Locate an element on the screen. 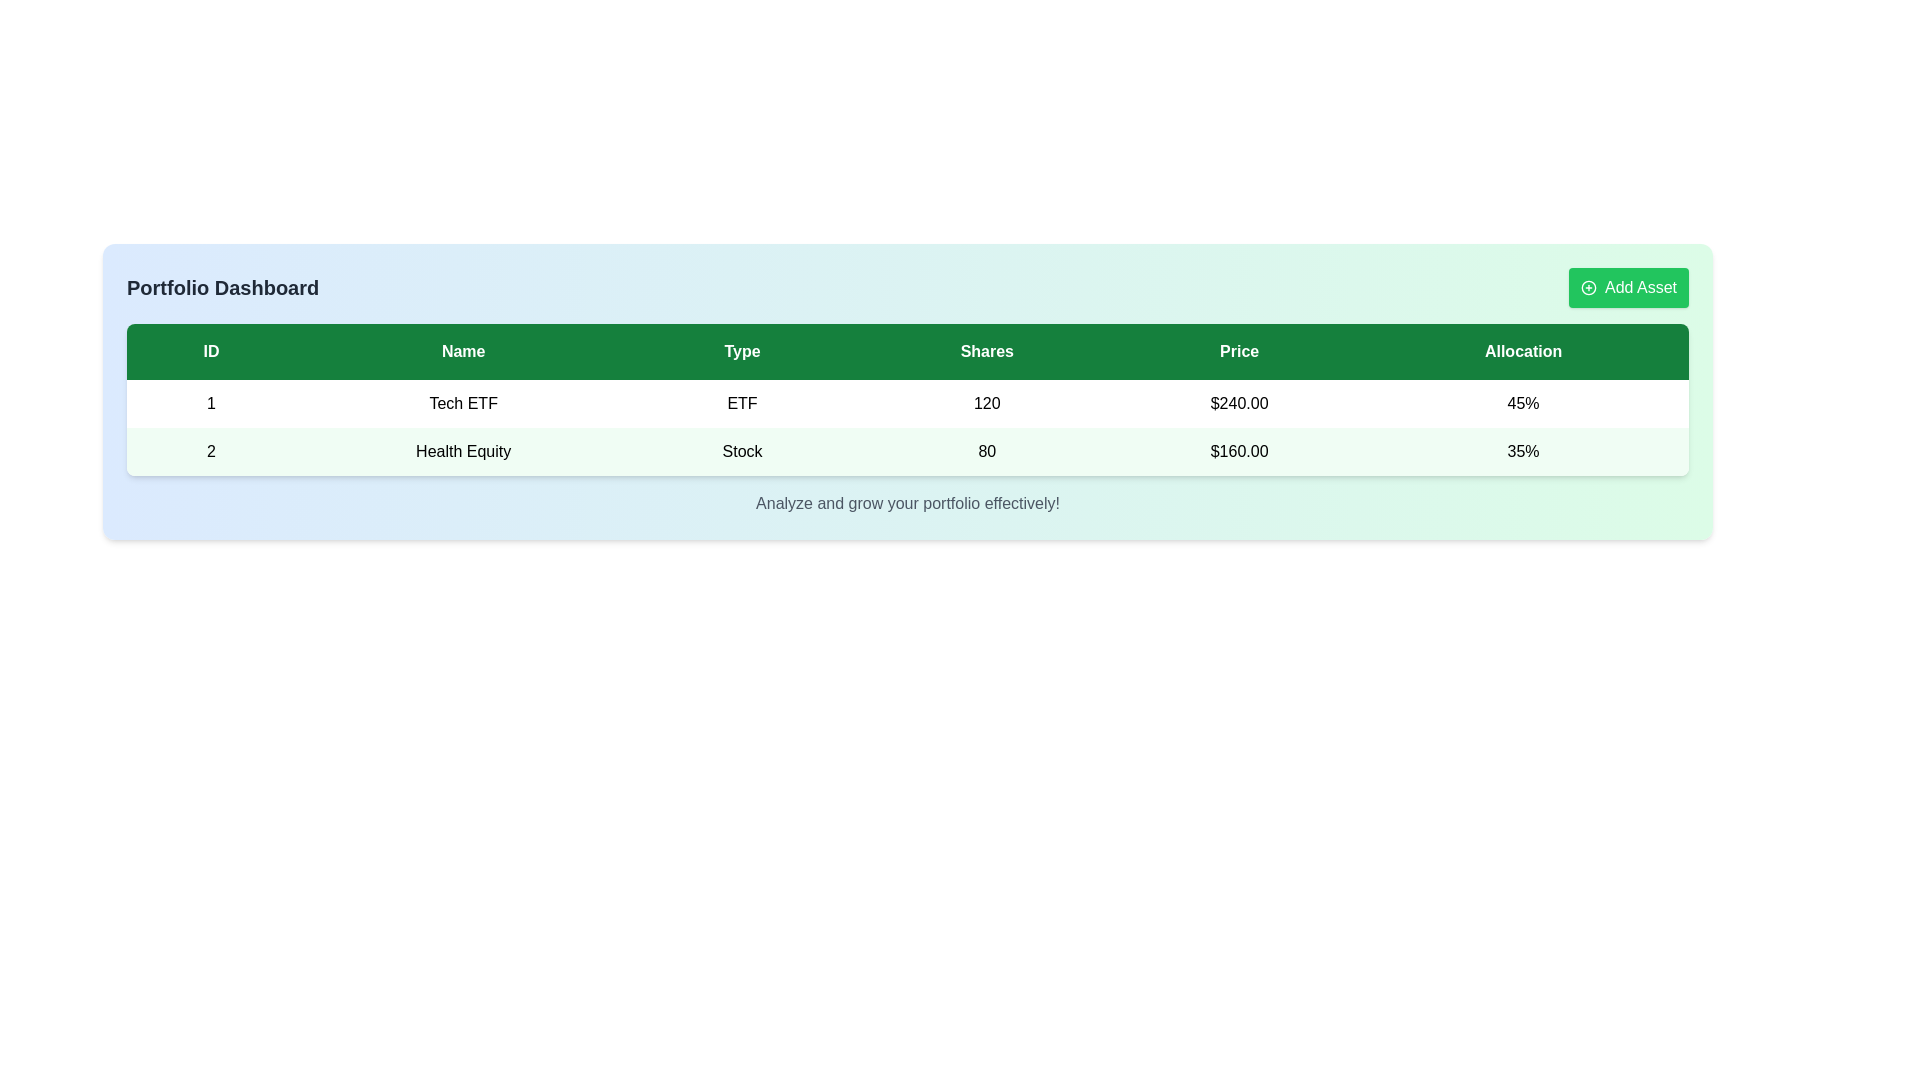 This screenshot has width=1920, height=1080. the 'Name' table header, which is the second header in a row of six is located at coordinates (462, 350).